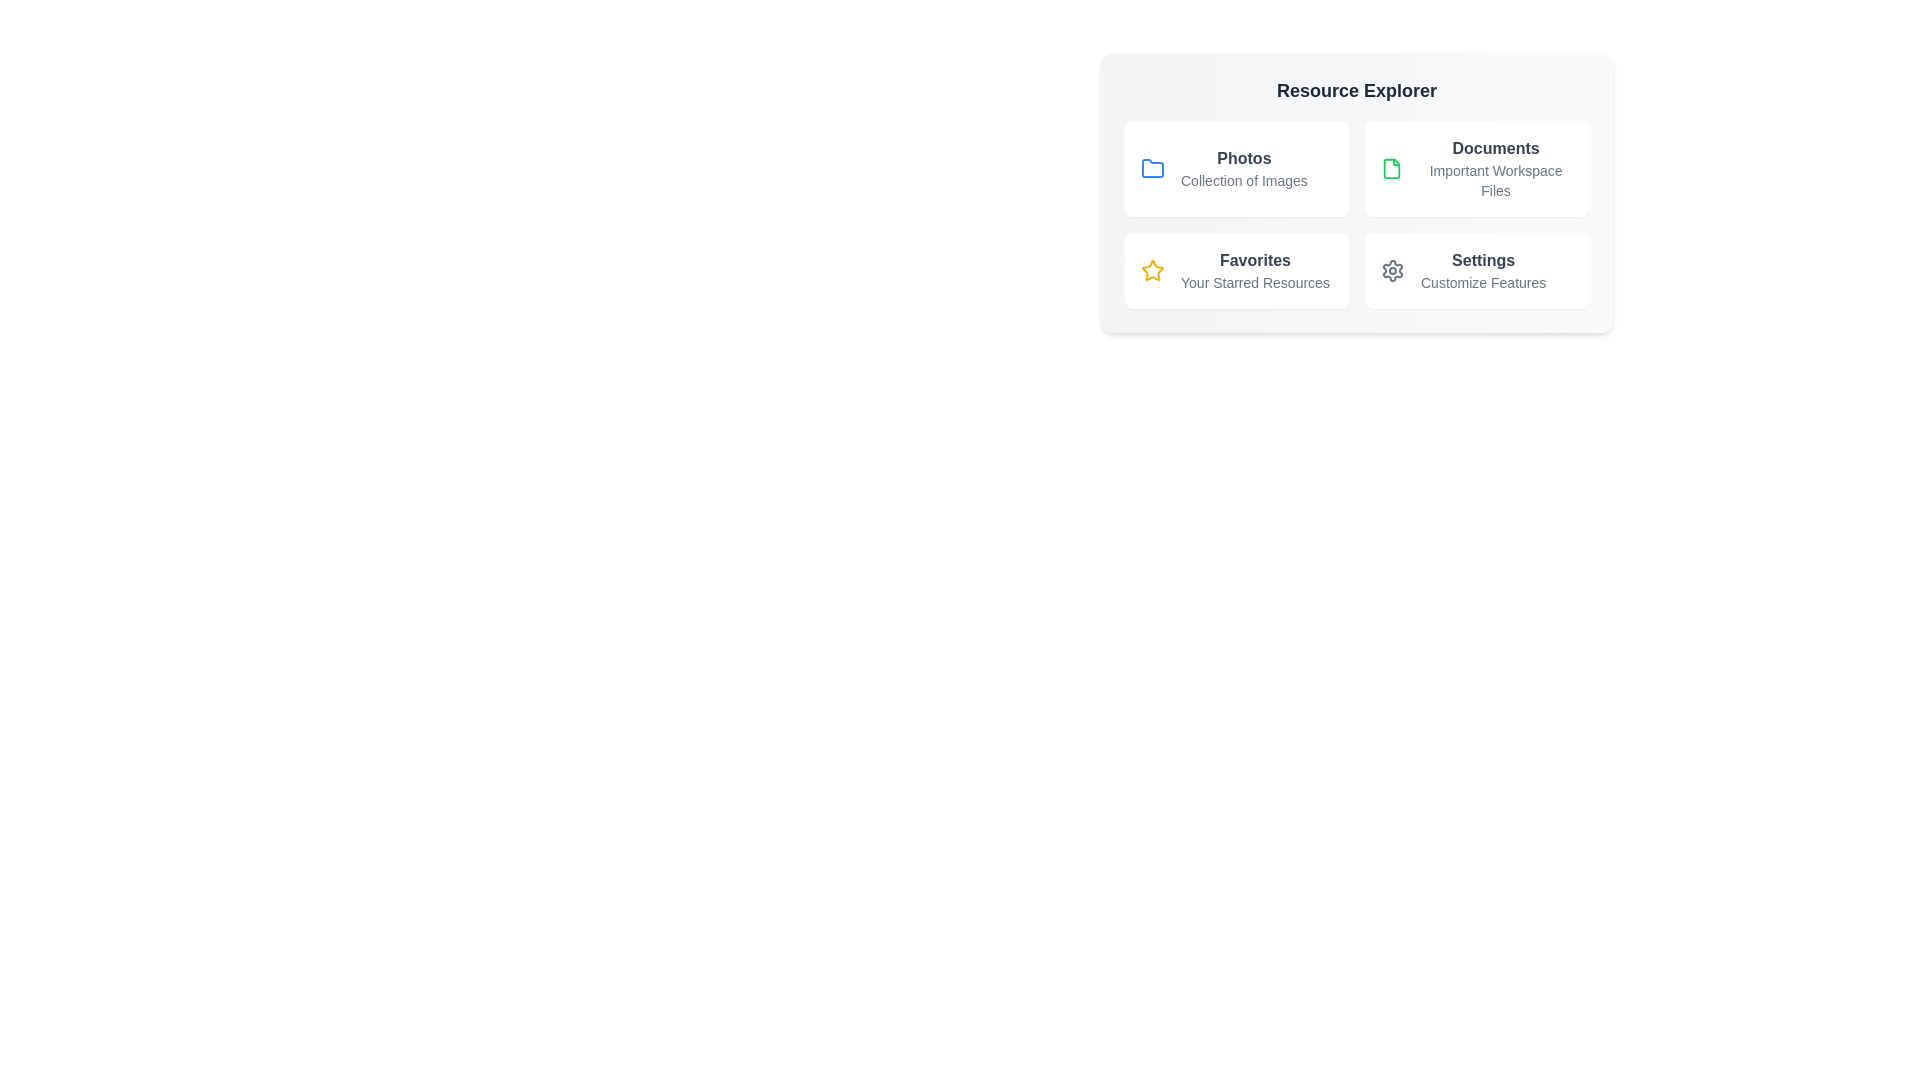 The image size is (1920, 1080). Describe the element at coordinates (1477, 270) in the screenshot. I see `the Settings item to reveal additional details or effects` at that location.